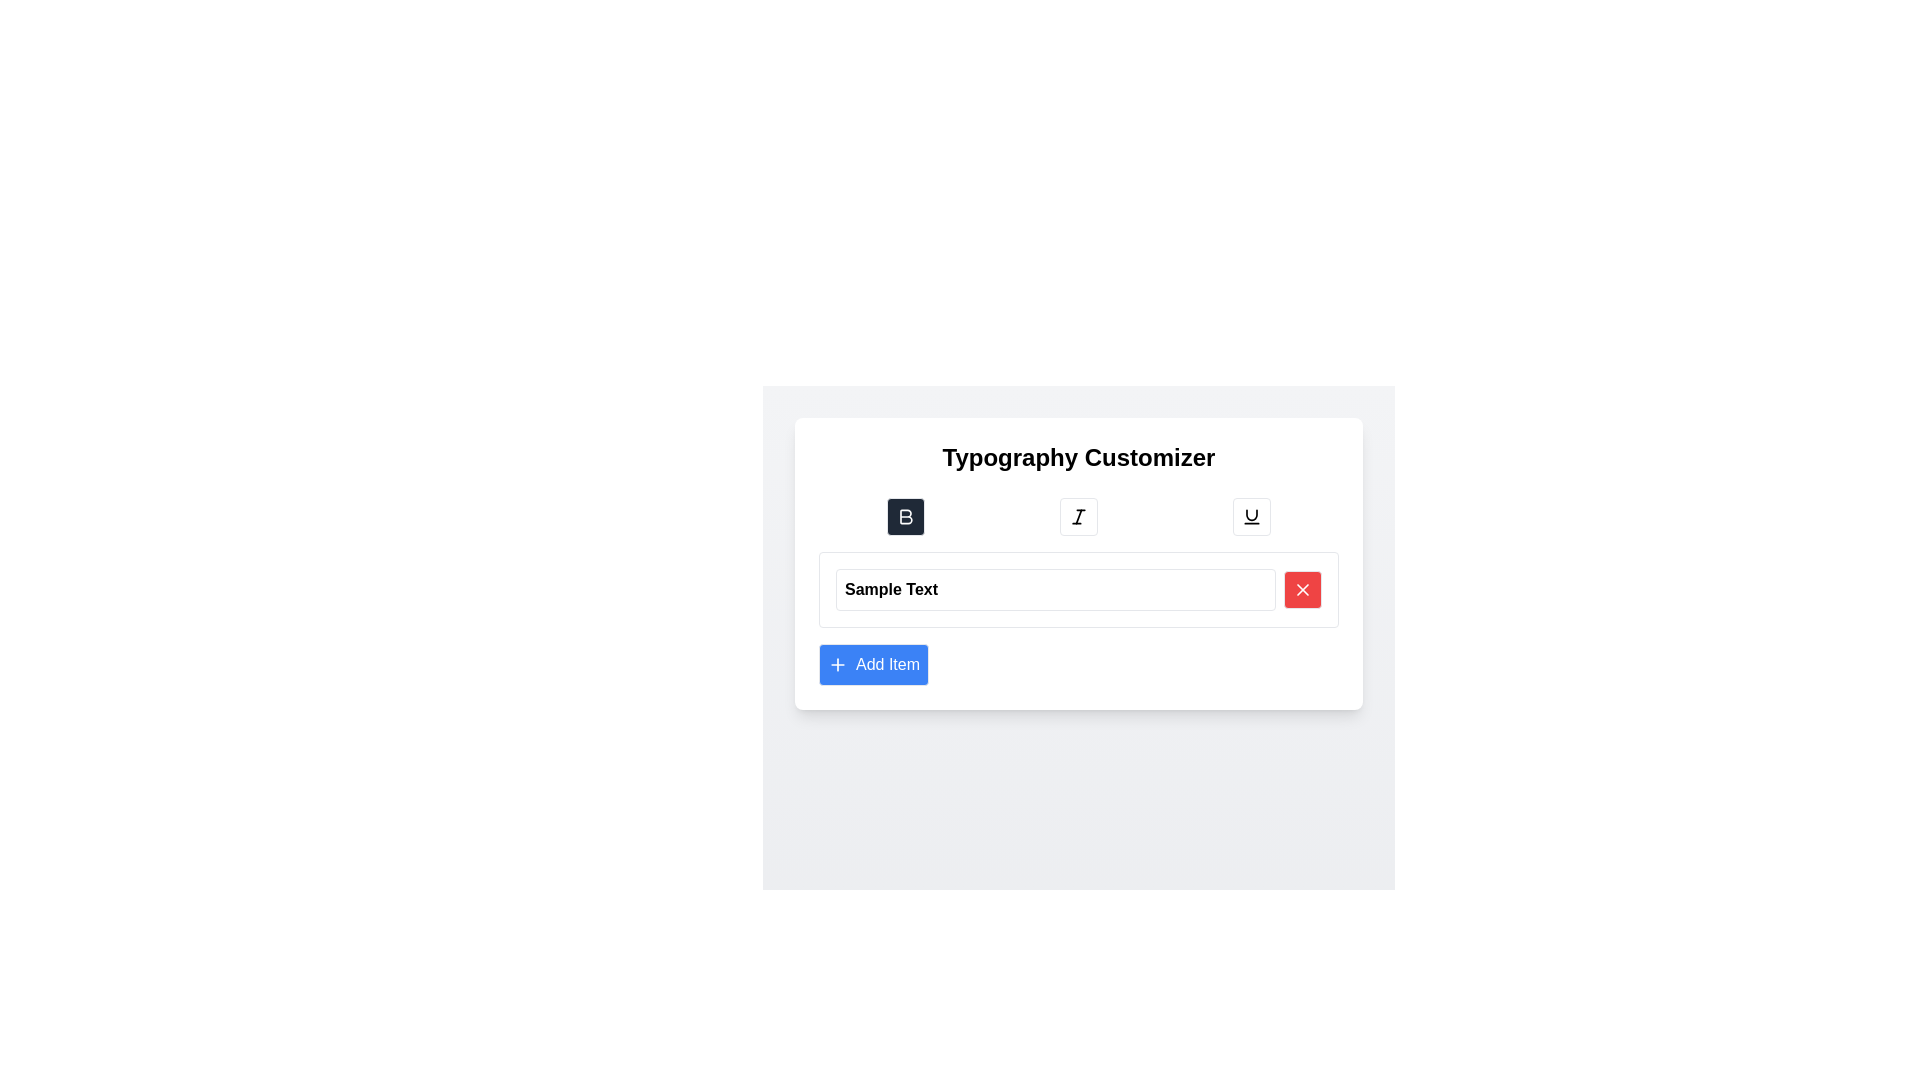 The width and height of the screenshot is (1920, 1080). I want to click on the italic styling button in the 'Typography Customizer' section, so click(1078, 515).